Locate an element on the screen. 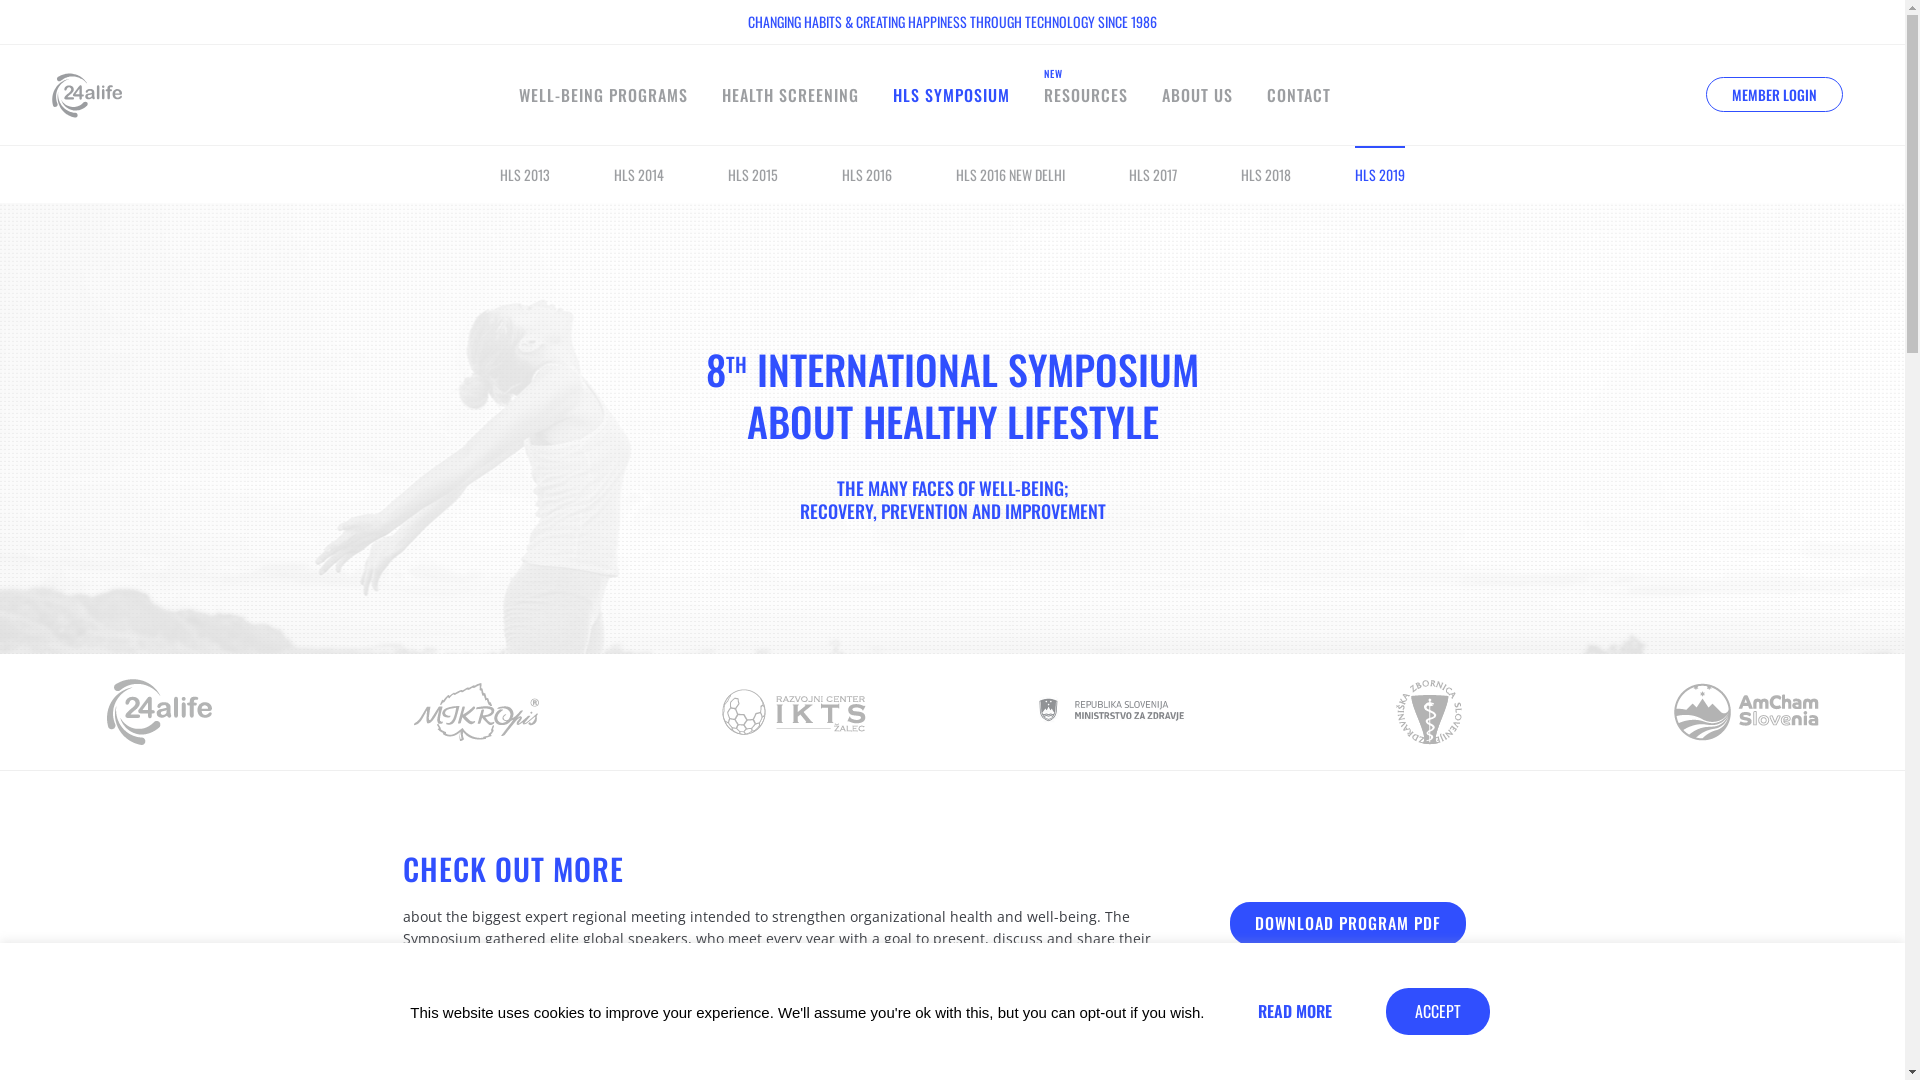 Image resolution: width=1920 pixels, height=1080 pixels. 'HLS 2016' is located at coordinates (867, 173).